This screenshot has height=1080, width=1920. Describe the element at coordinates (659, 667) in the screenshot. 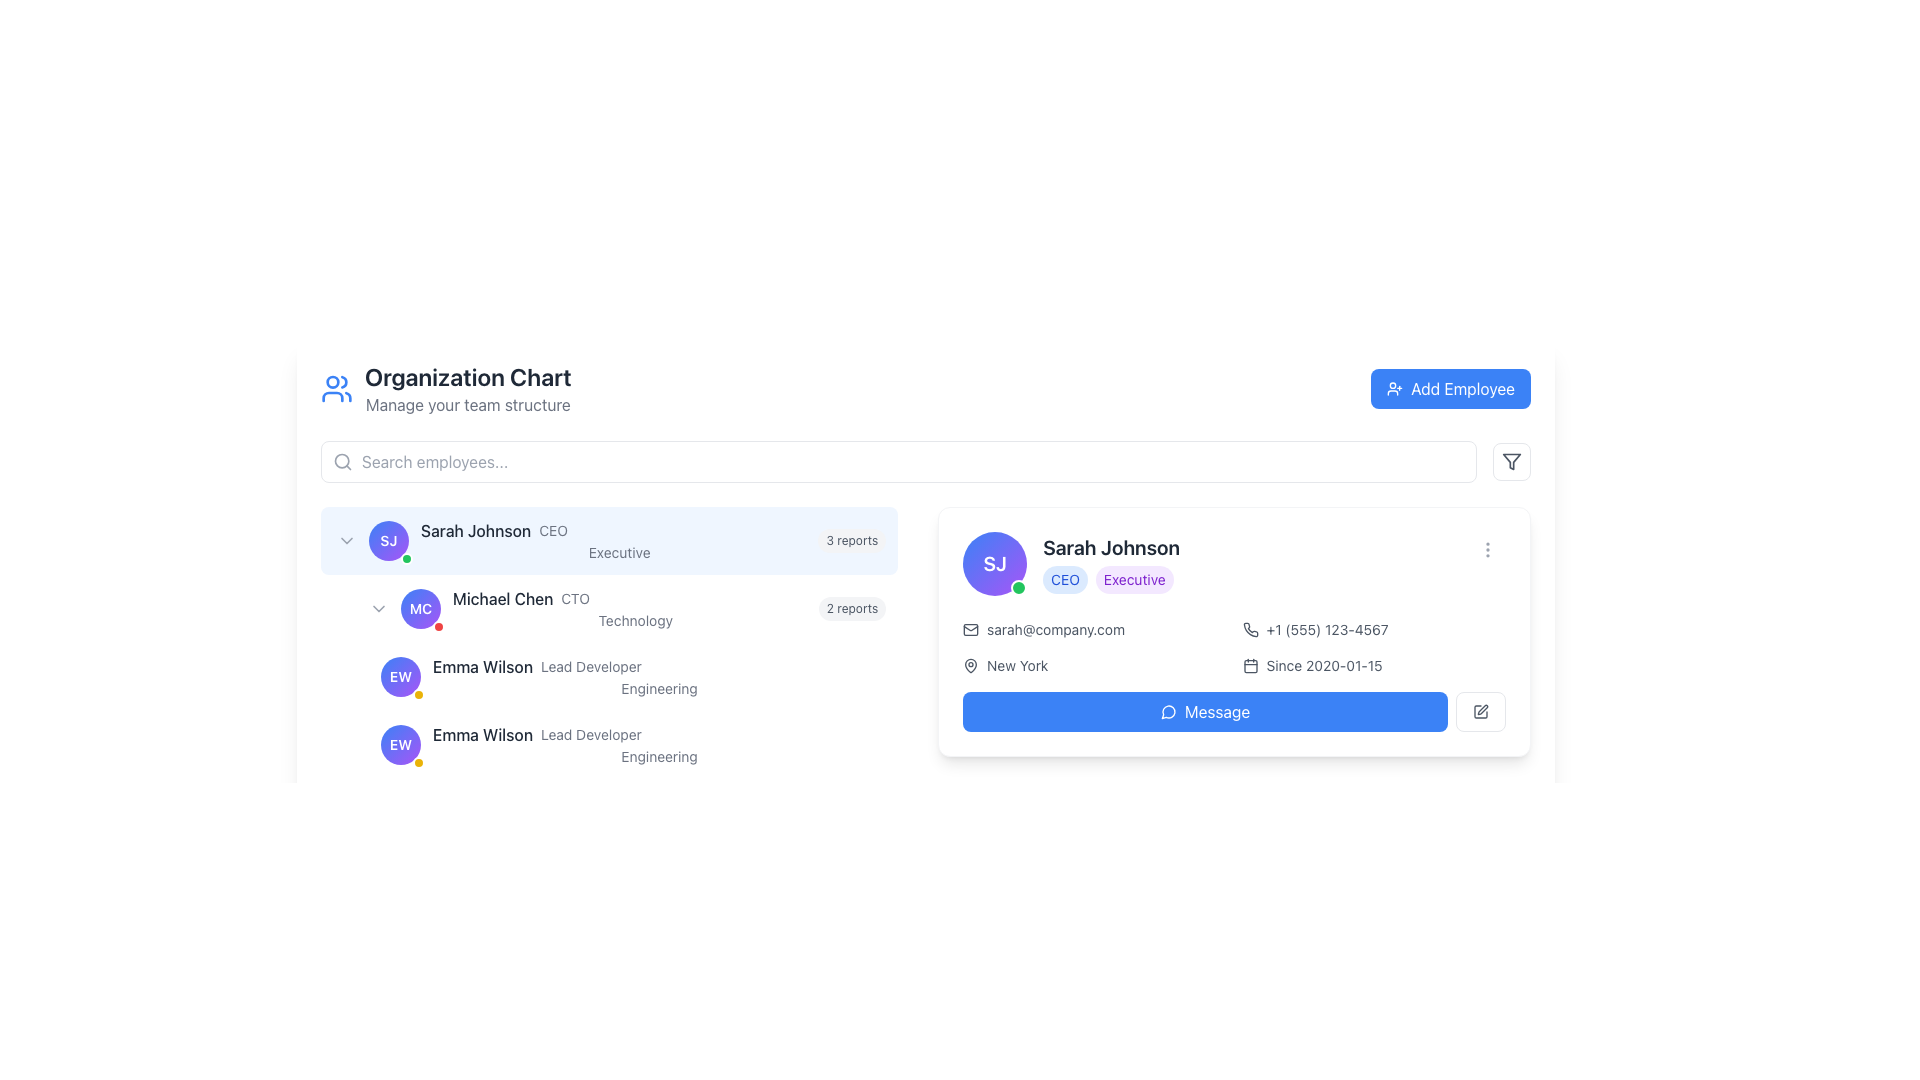

I see `the third entry in the organizational chart under 'Michael Chen' that displays the name and professional title of a person` at that location.